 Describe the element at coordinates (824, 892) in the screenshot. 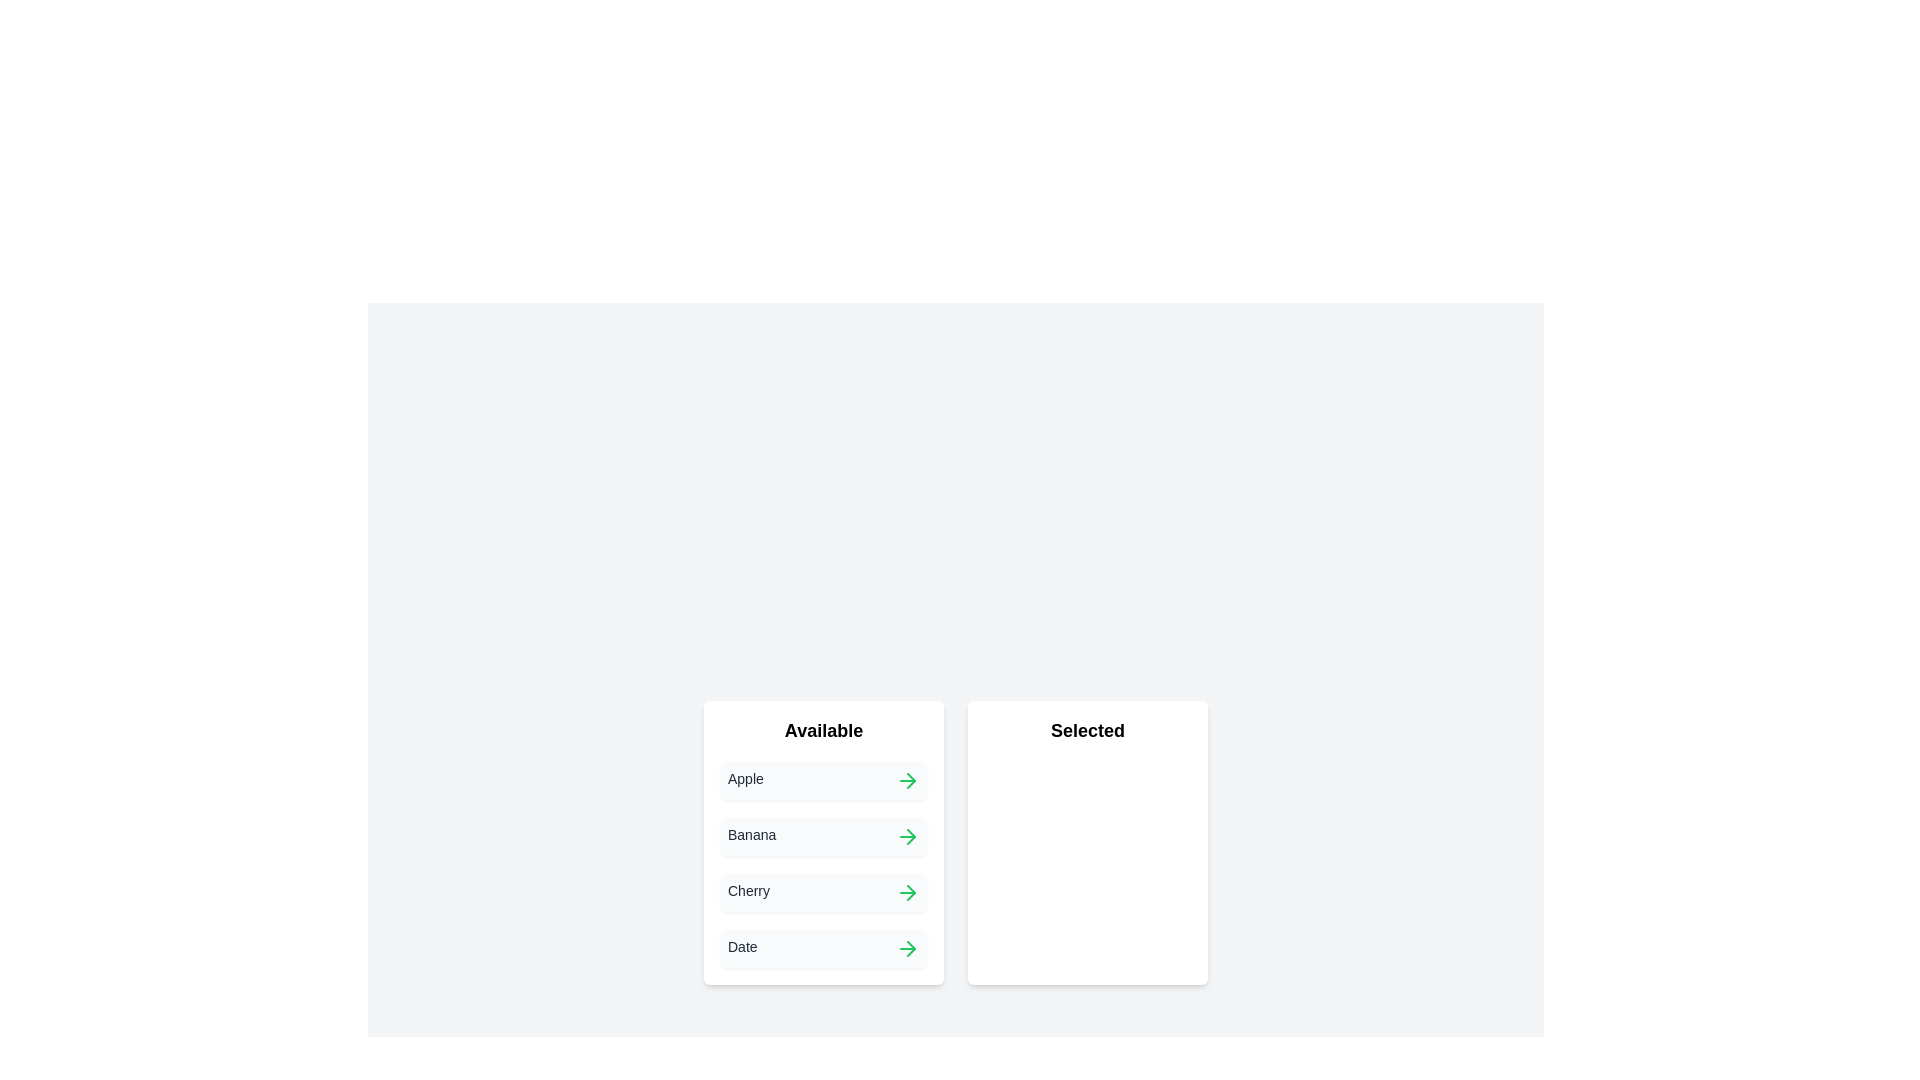

I see `the item Cherry to observe any visual effects or tooltips` at that location.